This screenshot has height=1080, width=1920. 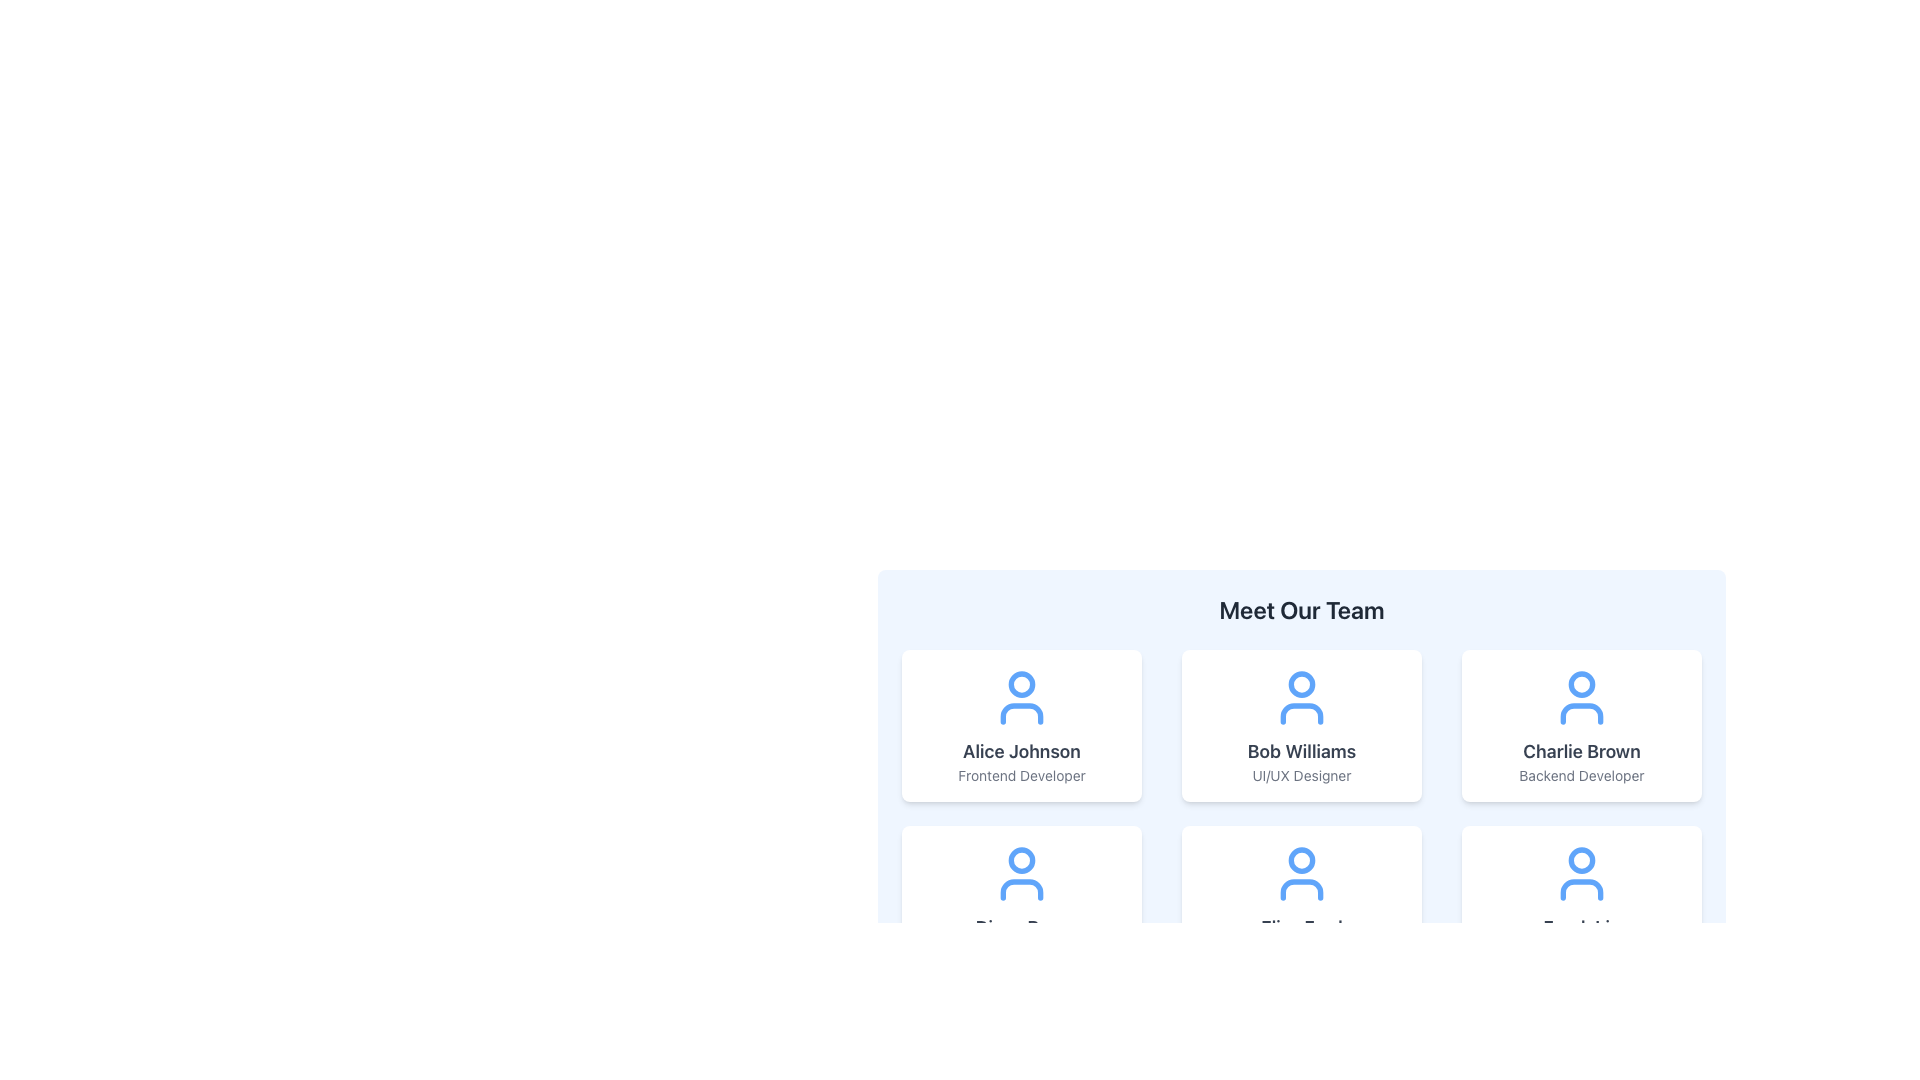 What do you see at coordinates (1581, 697) in the screenshot?
I see `the user icon (SVG) representing 'Charlie Brown', located at the top of the card displaying his name and title in the third column of the grid` at bounding box center [1581, 697].